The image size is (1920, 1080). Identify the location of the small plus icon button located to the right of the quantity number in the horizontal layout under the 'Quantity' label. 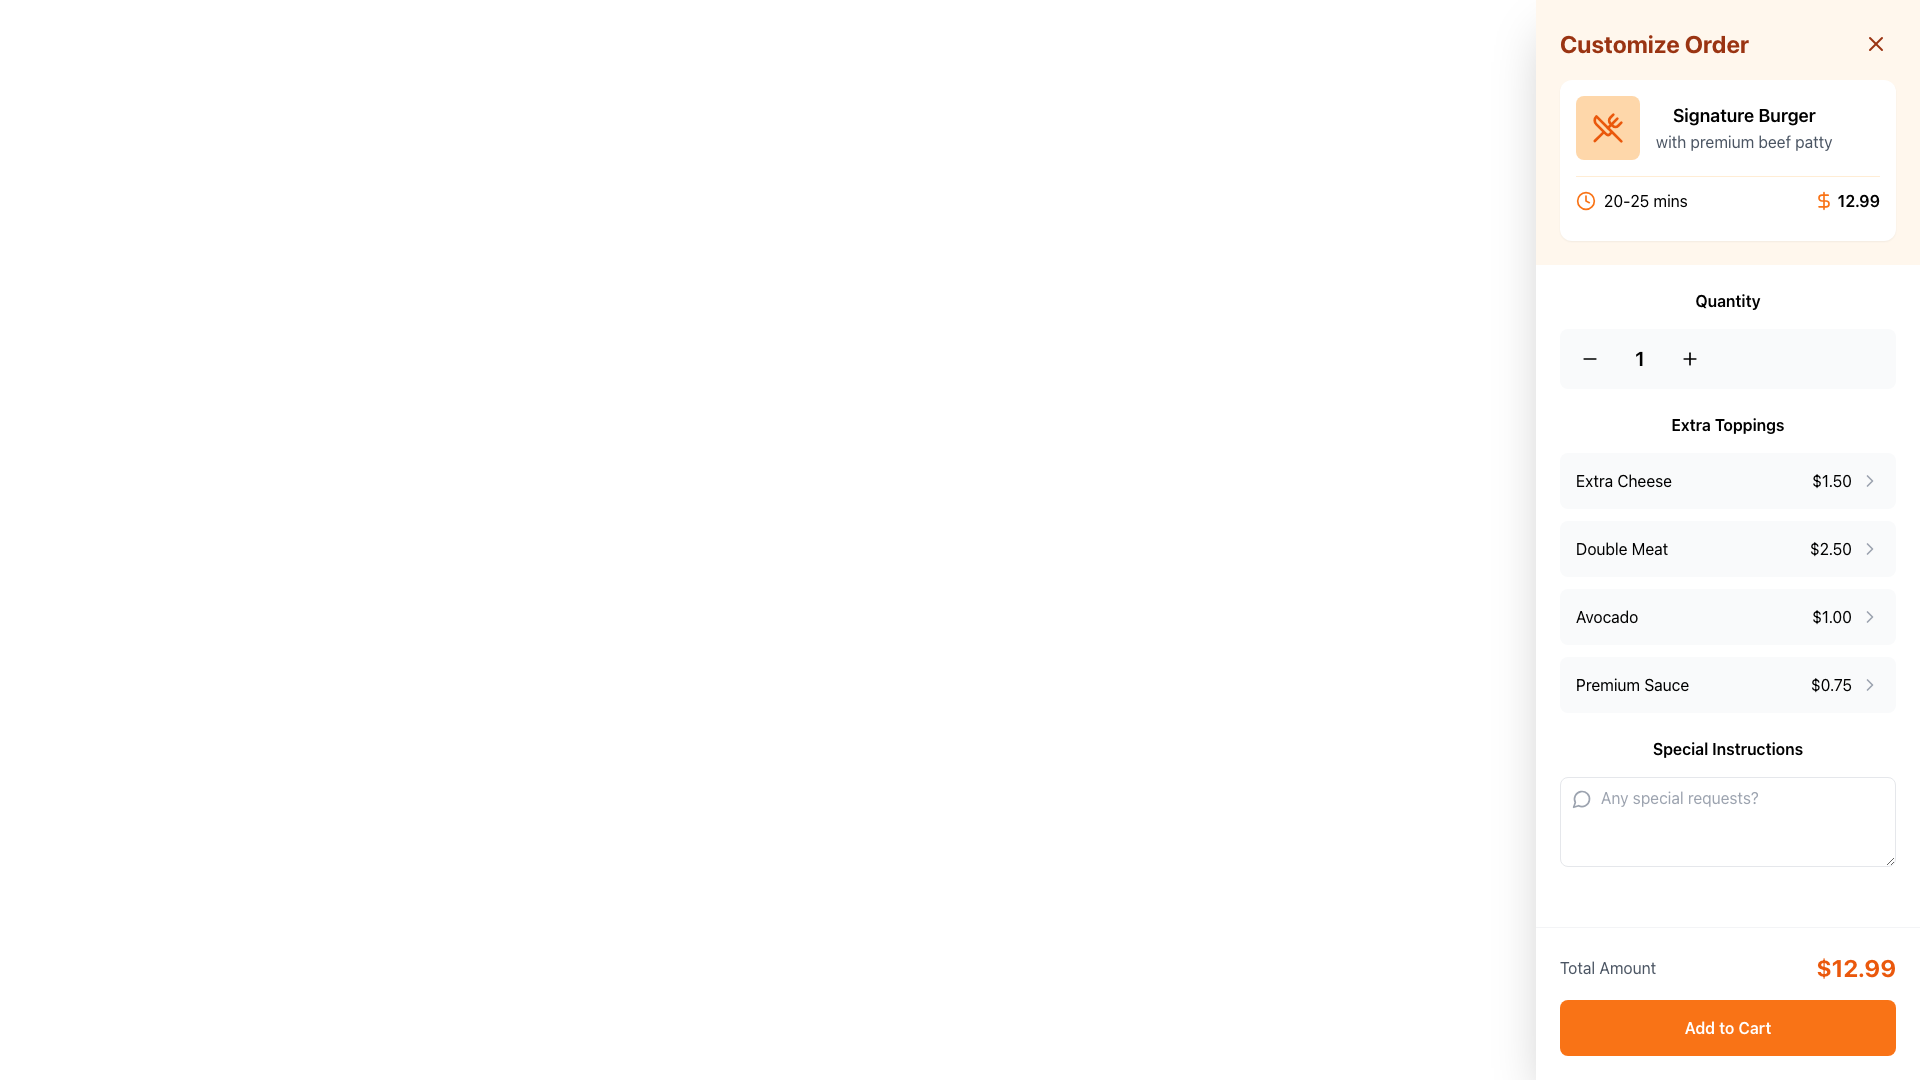
(1688, 357).